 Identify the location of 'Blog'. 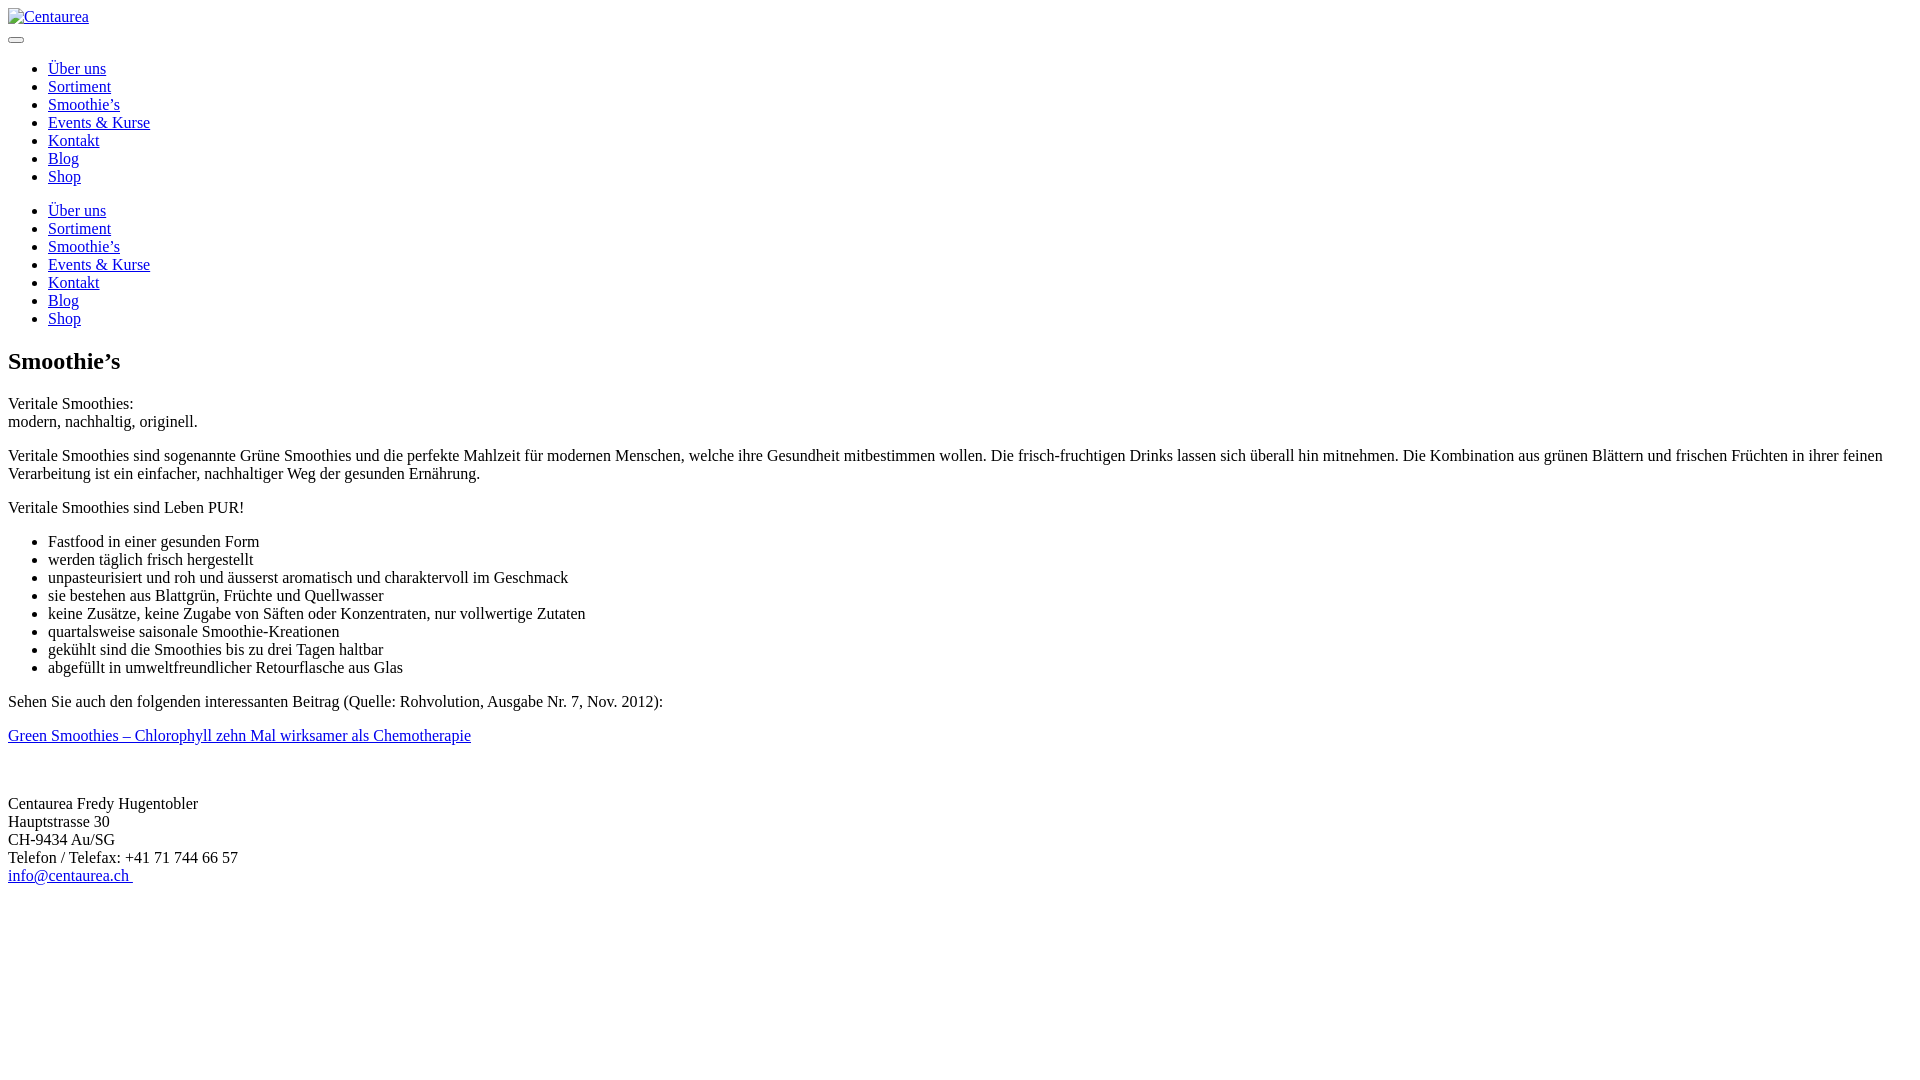
(48, 157).